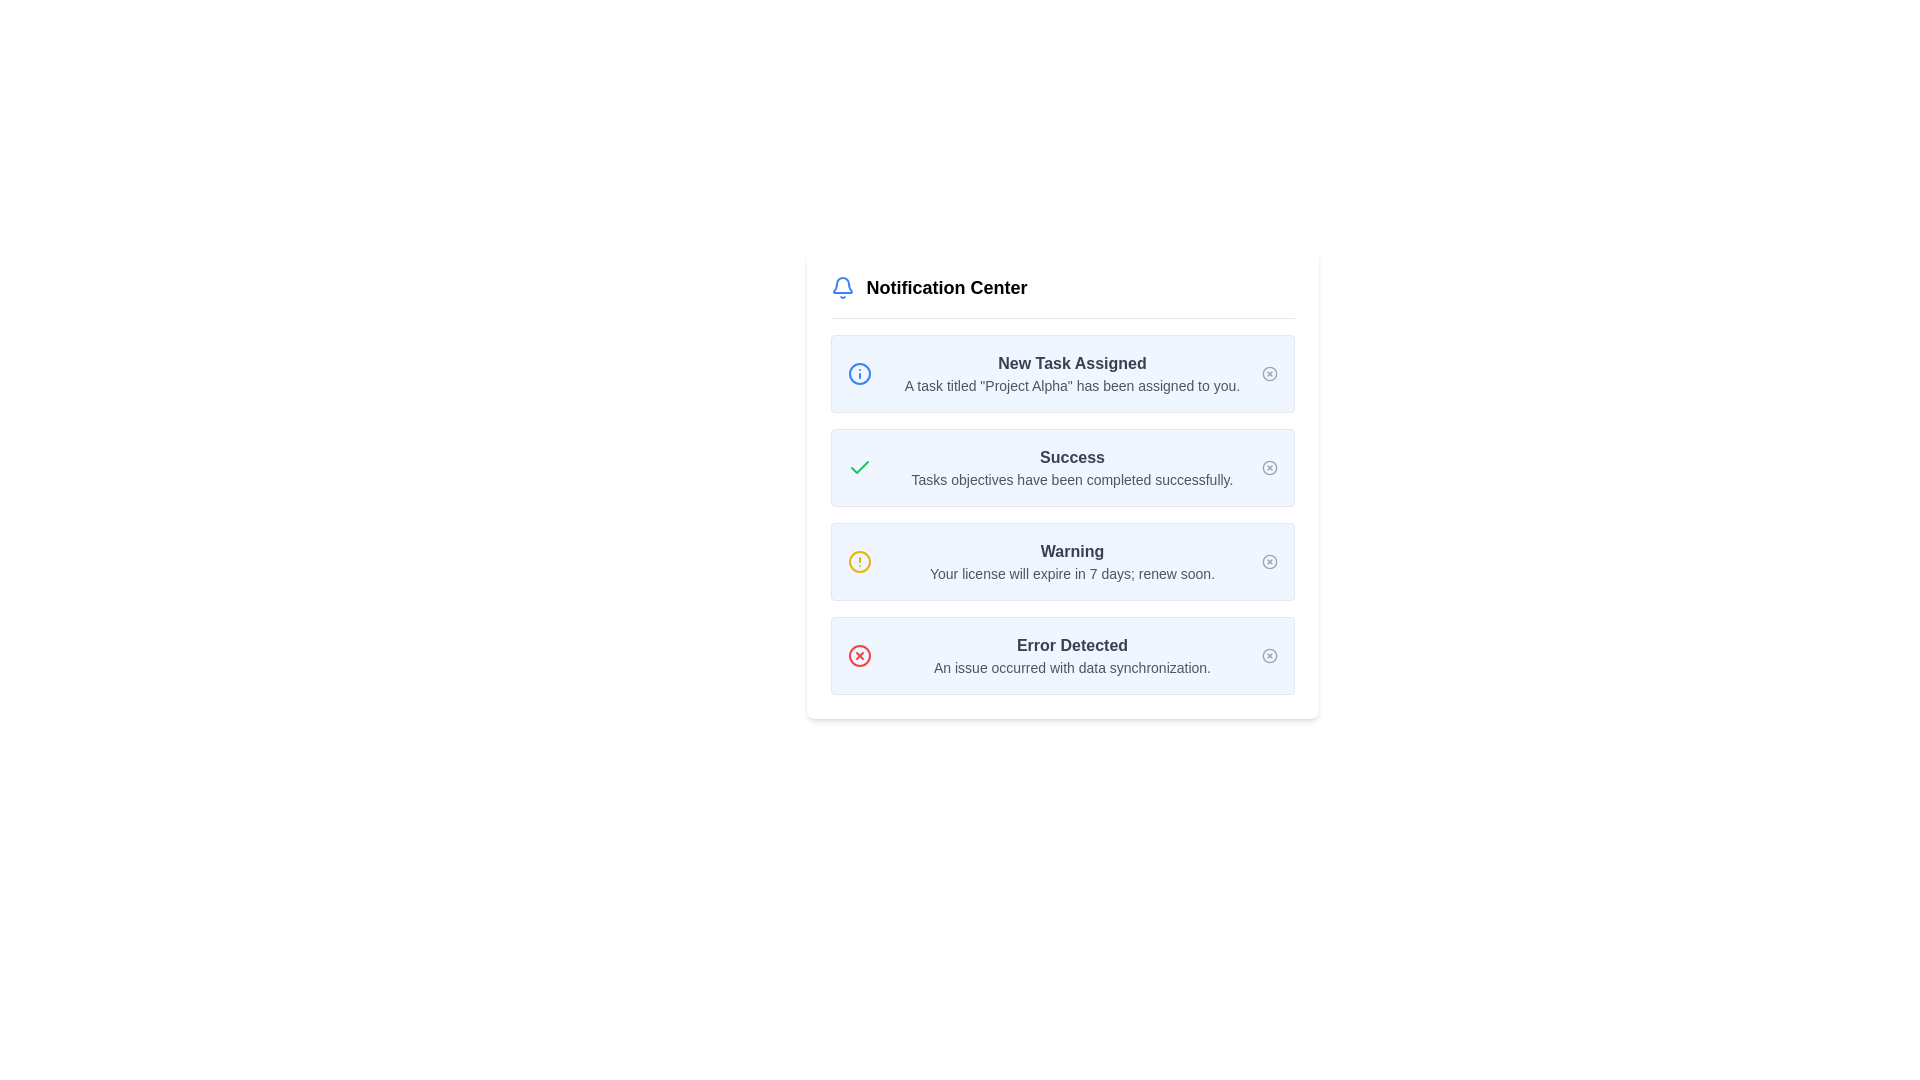 The width and height of the screenshot is (1920, 1080). What do you see at coordinates (1071, 385) in the screenshot?
I see `the text label that displays the notification 'A task titled "Project Alpha" has been assigned to you.' which is located below the headline 'New Task Assigned' in the notification center` at bounding box center [1071, 385].